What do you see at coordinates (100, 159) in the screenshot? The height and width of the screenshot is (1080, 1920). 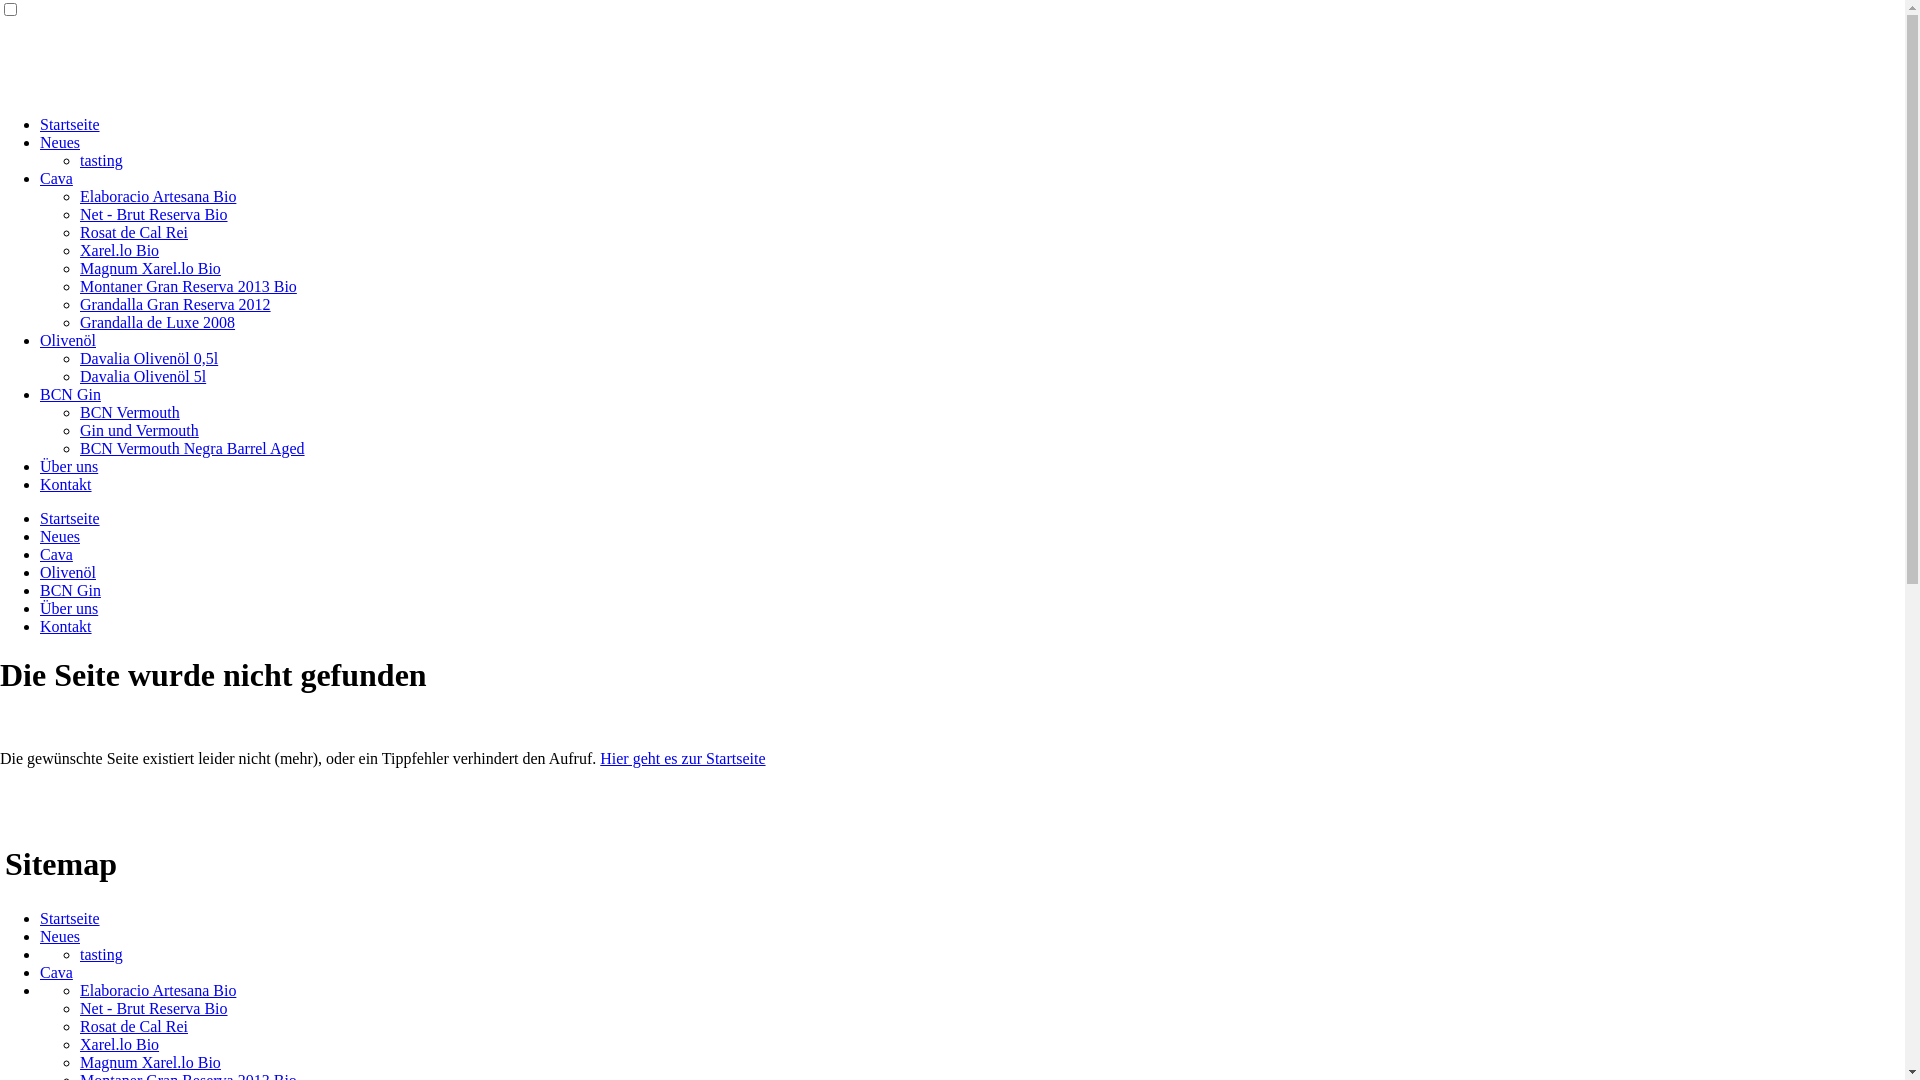 I see `'tasting'` at bounding box center [100, 159].